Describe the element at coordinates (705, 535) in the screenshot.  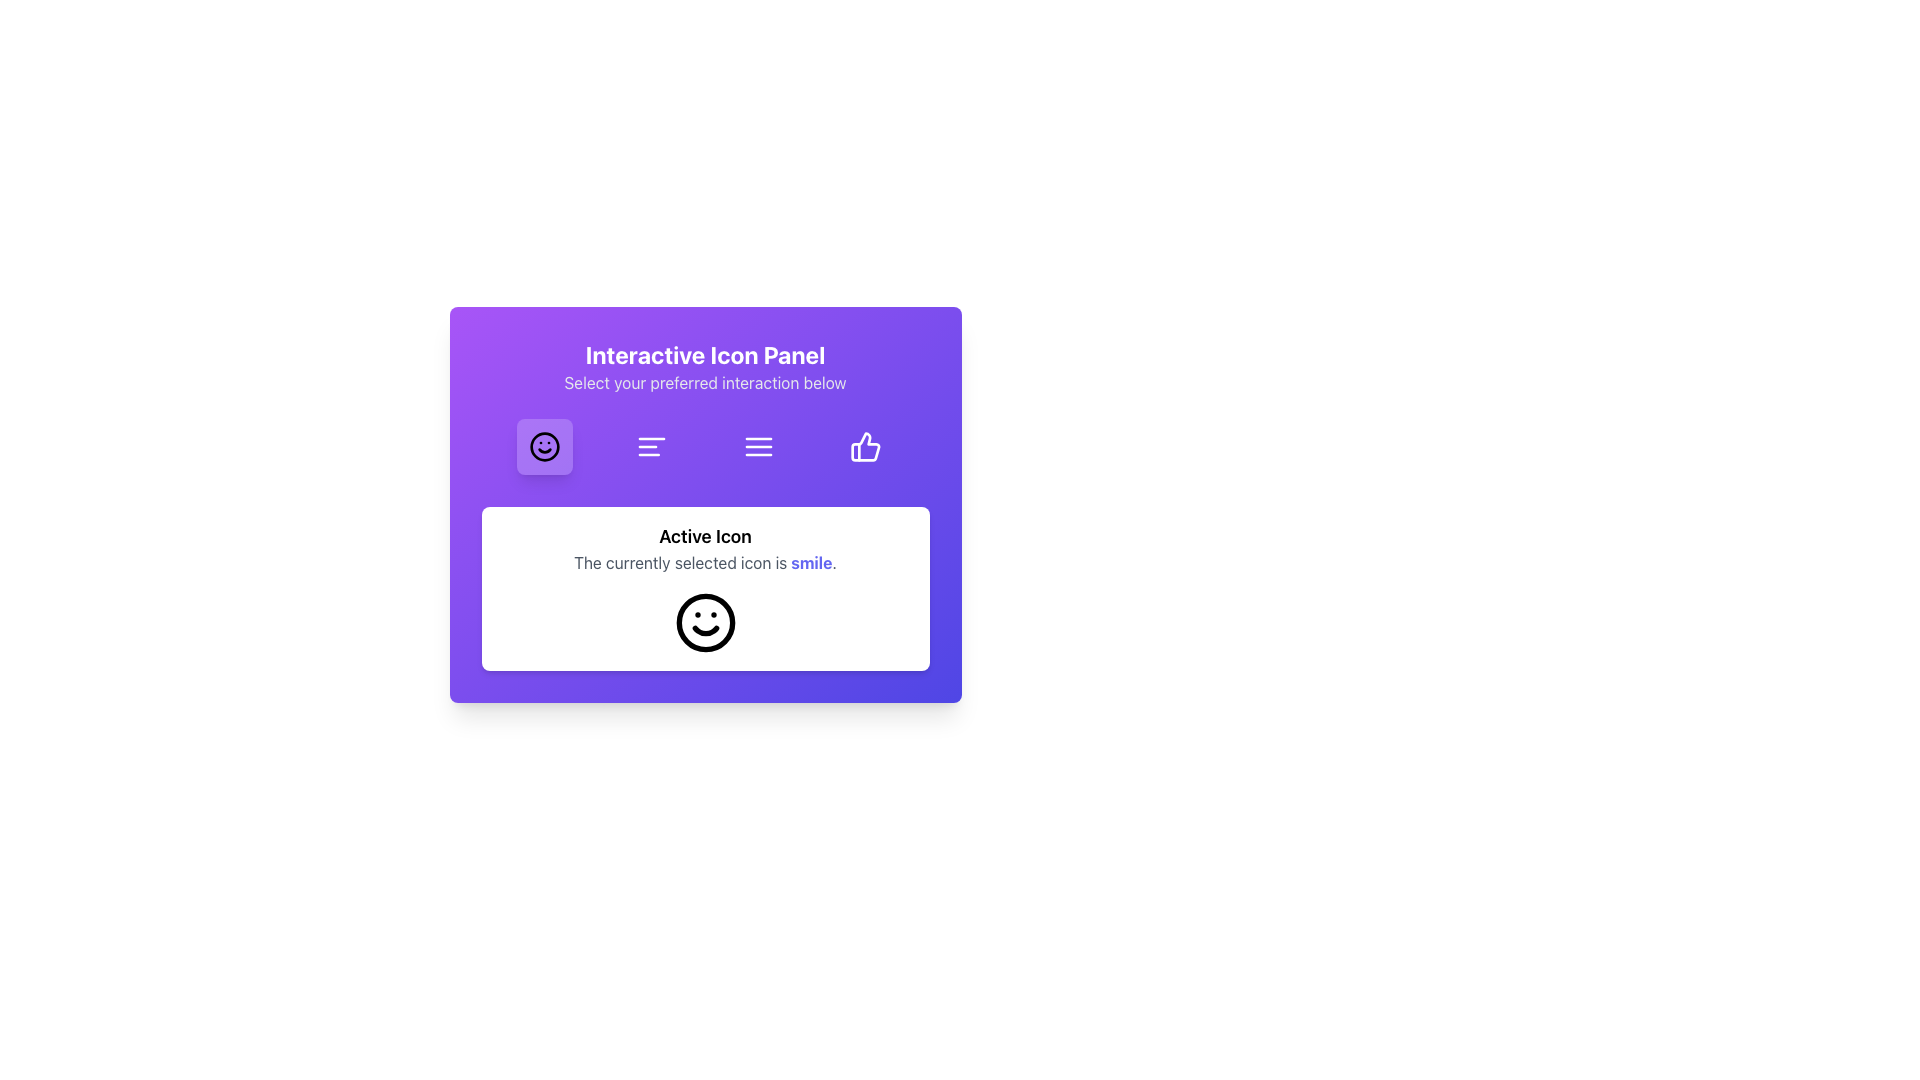
I see `the Text Label indicating the active icon selection within the interface, which is positioned at the top of a rounded rectangular card with a white background` at that location.